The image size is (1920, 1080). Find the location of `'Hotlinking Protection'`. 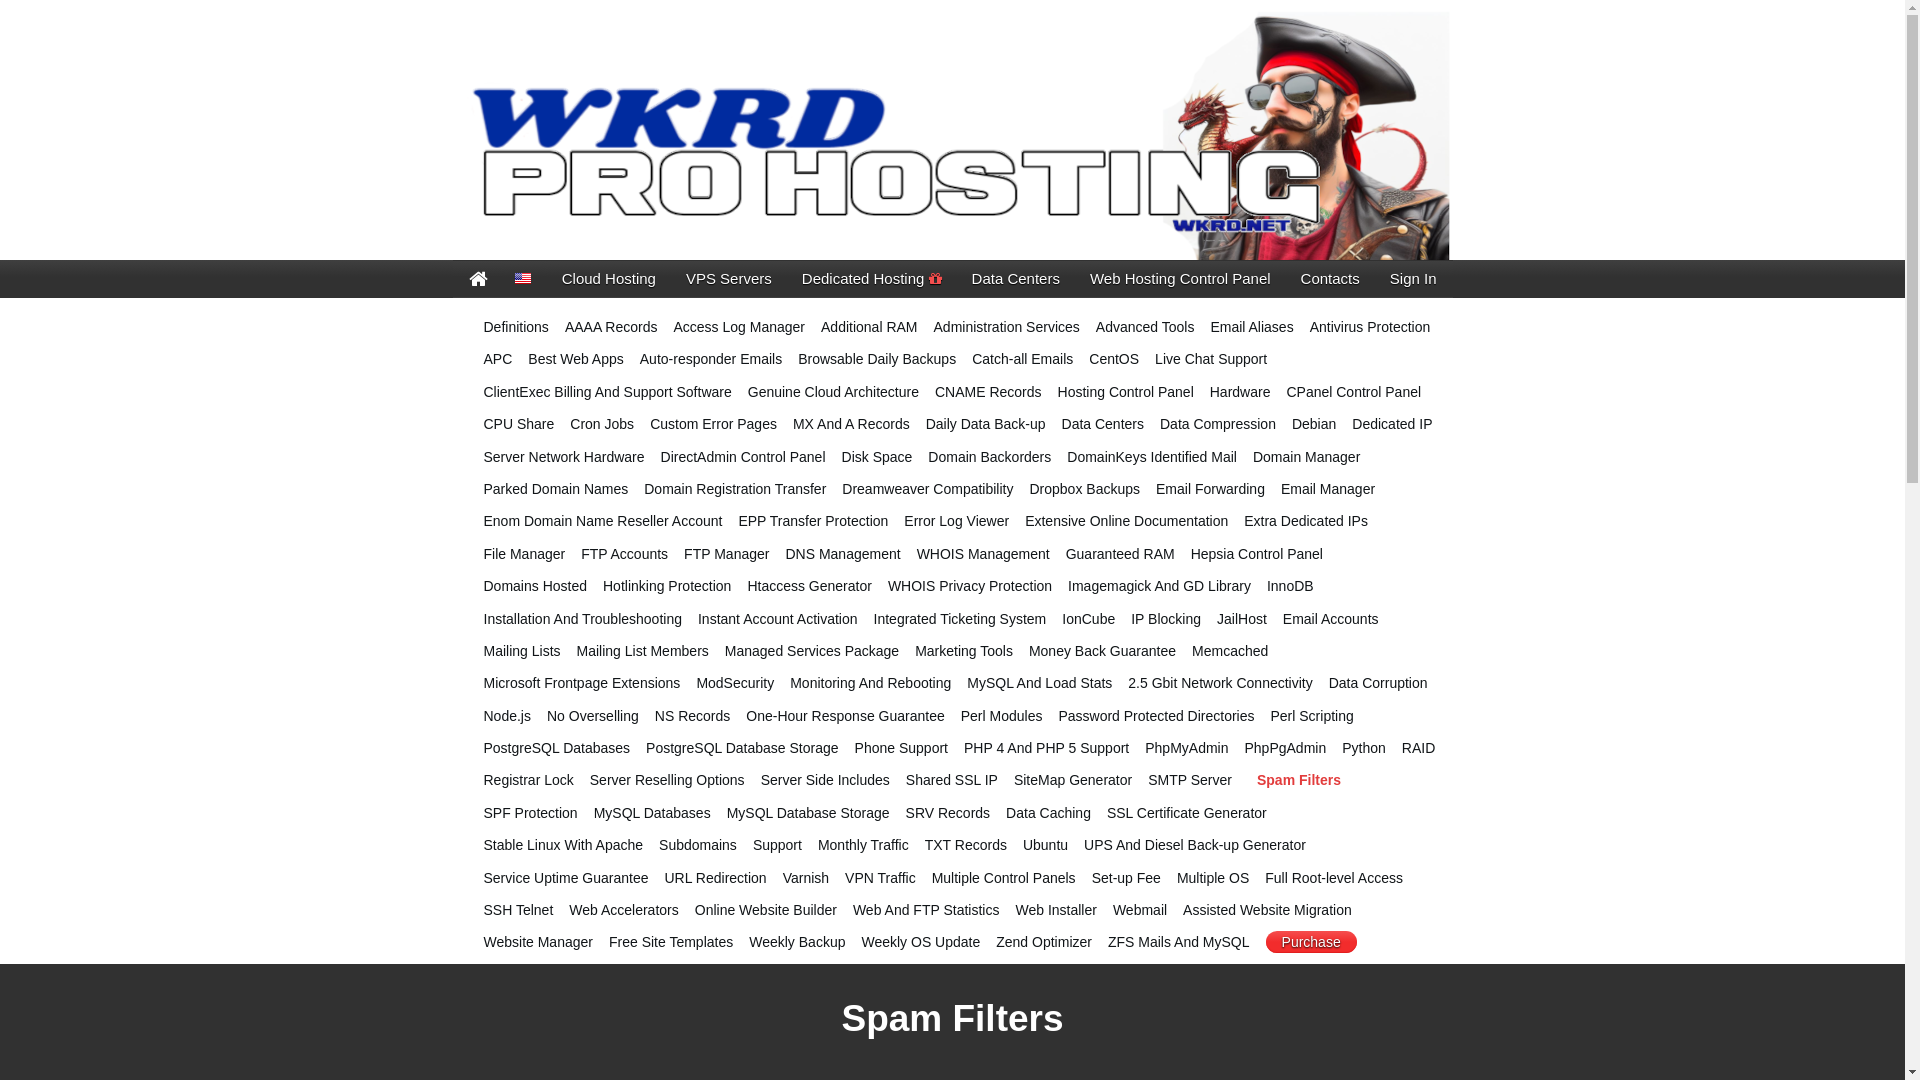

'Hotlinking Protection' is located at coordinates (667, 585).